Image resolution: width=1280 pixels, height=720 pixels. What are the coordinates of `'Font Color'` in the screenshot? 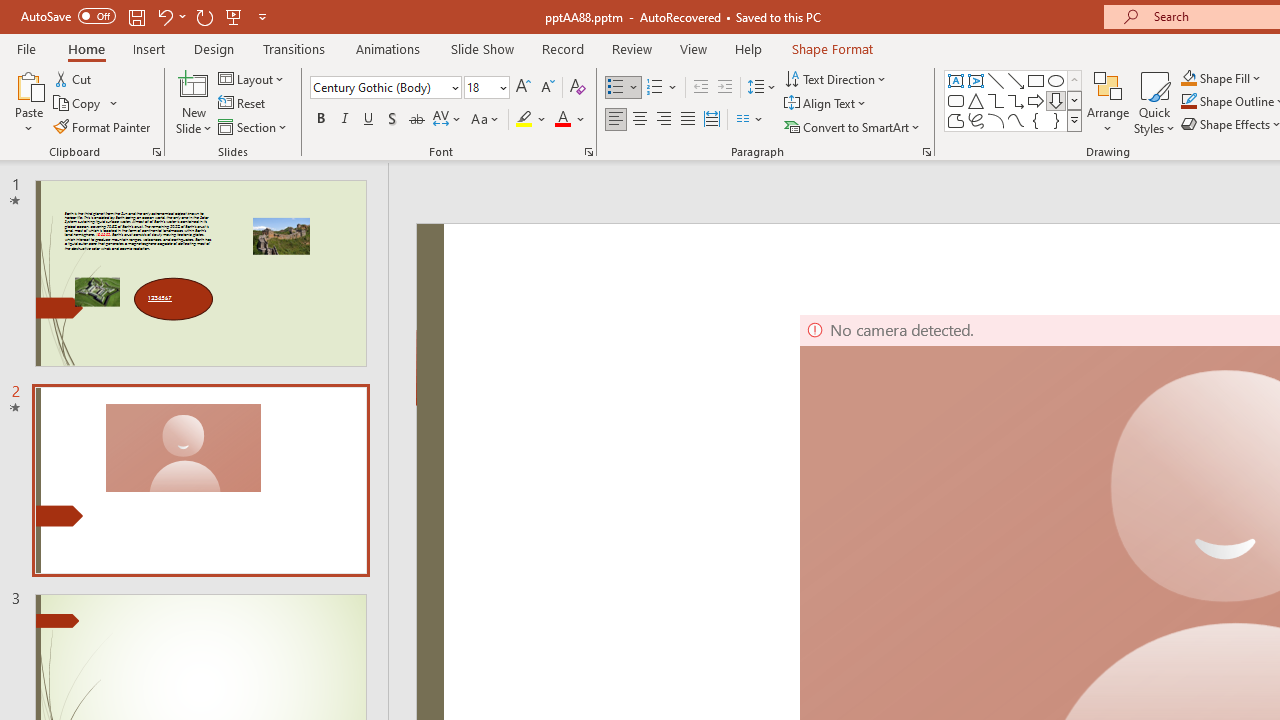 It's located at (569, 119).